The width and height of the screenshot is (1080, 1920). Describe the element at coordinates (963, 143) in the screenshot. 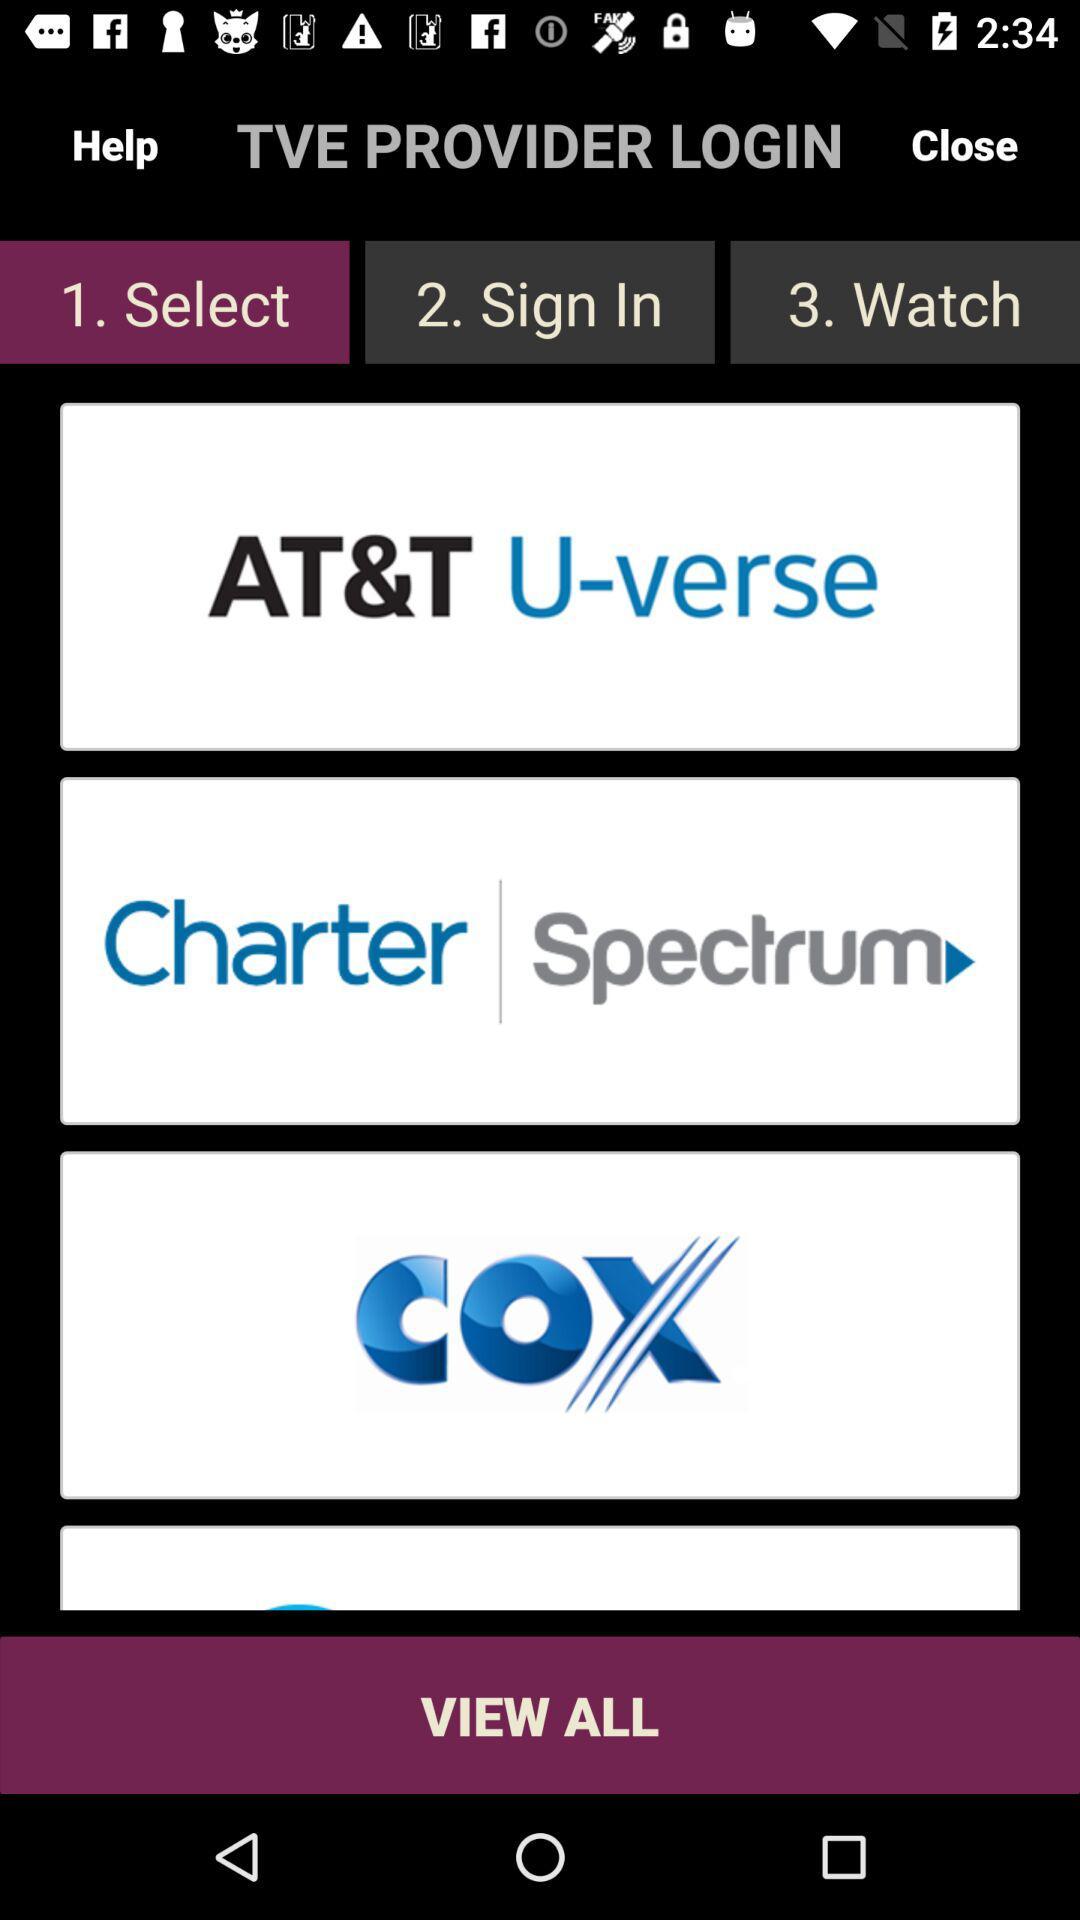

I see `the item to the right of tve provider login item` at that location.